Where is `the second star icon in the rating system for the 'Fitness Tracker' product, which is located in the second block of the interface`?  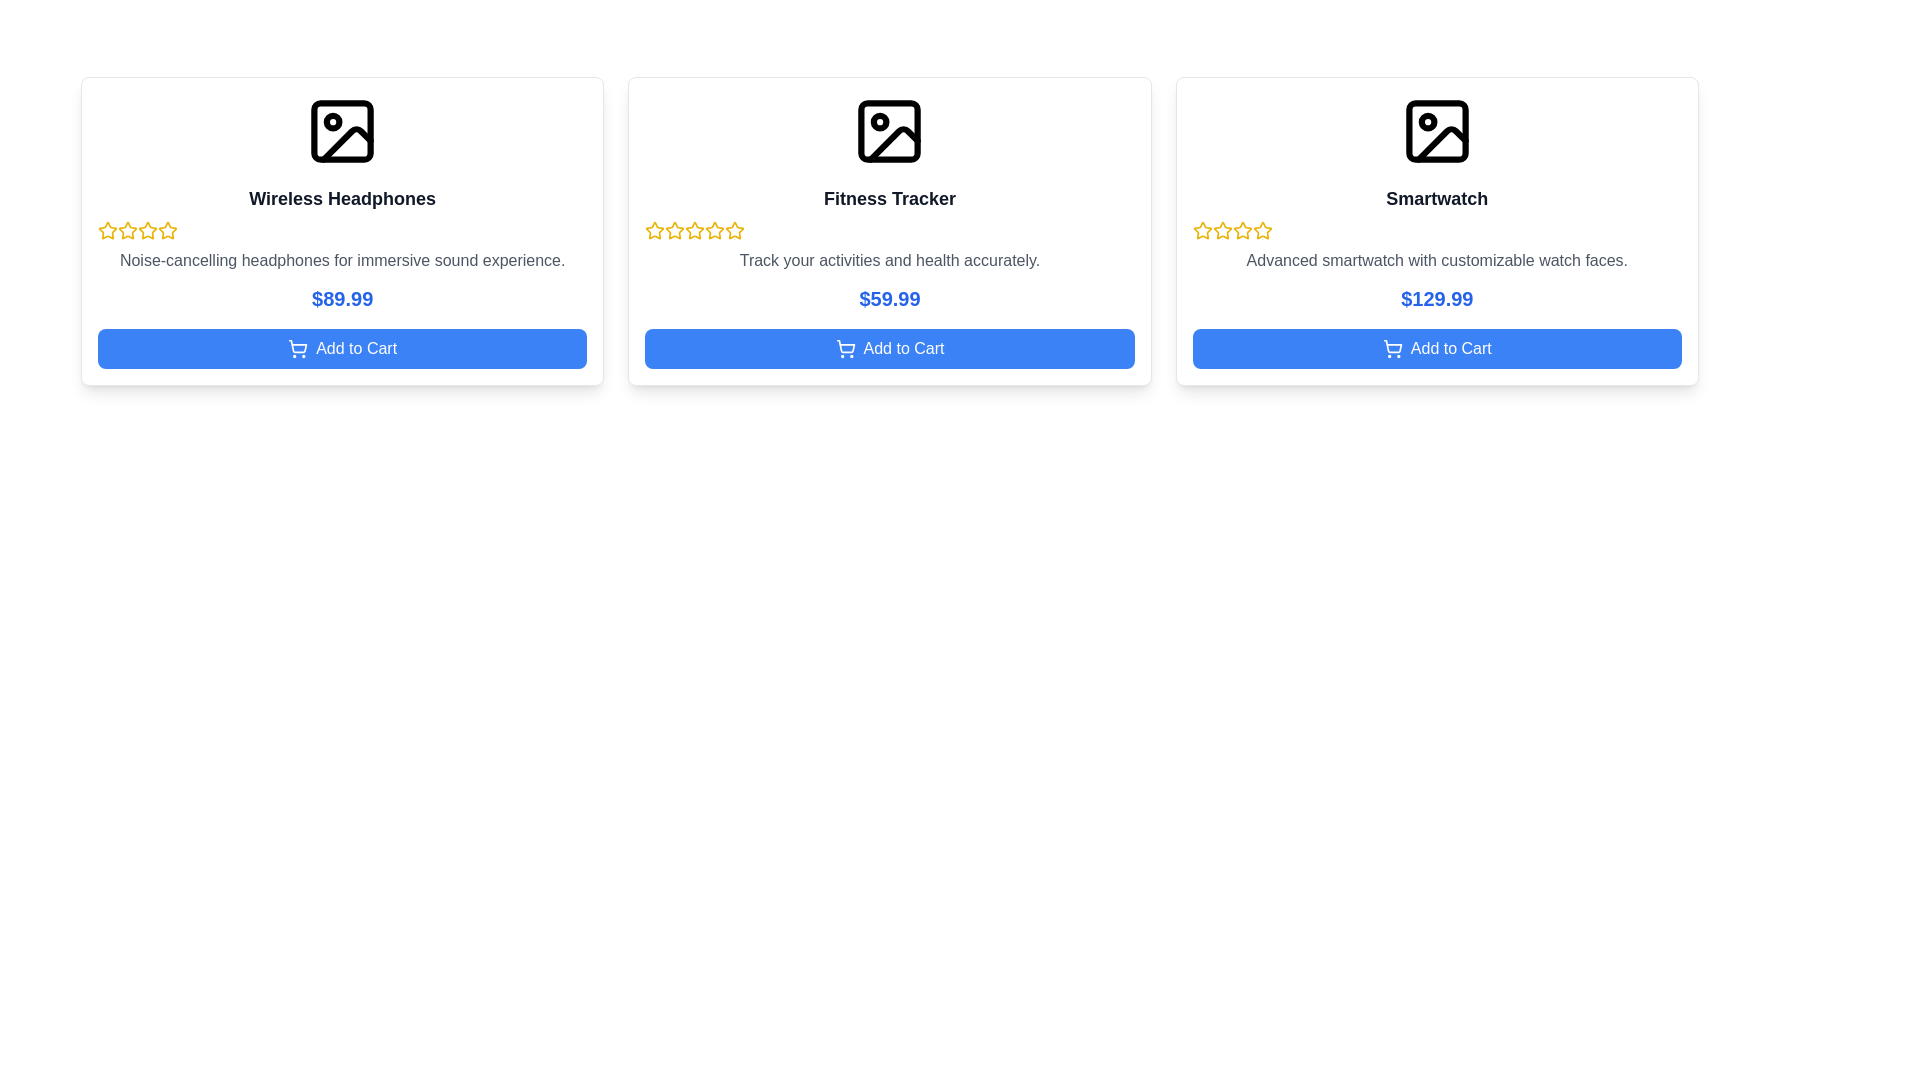 the second star icon in the rating system for the 'Fitness Tracker' product, which is located in the second block of the interface is located at coordinates (675, 230).